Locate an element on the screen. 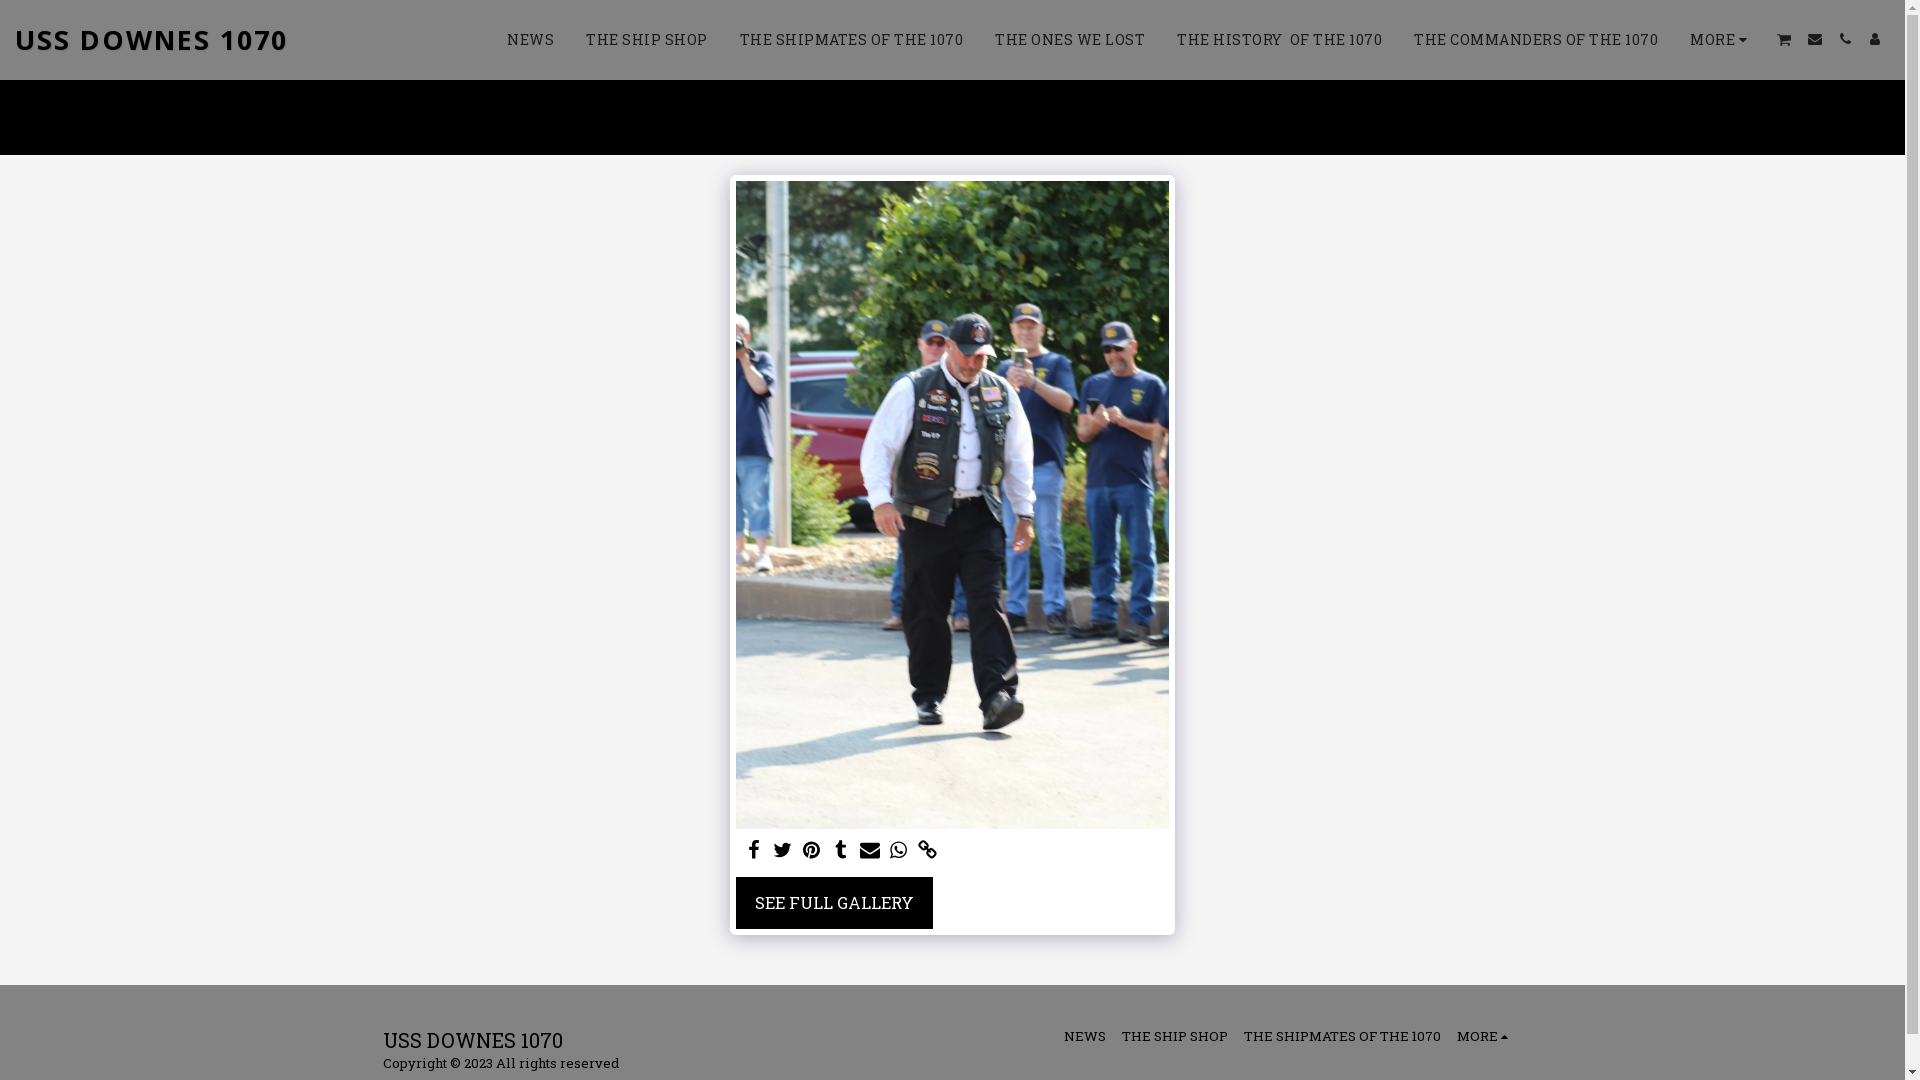  ' ' is located at coordinates (1784, 39).